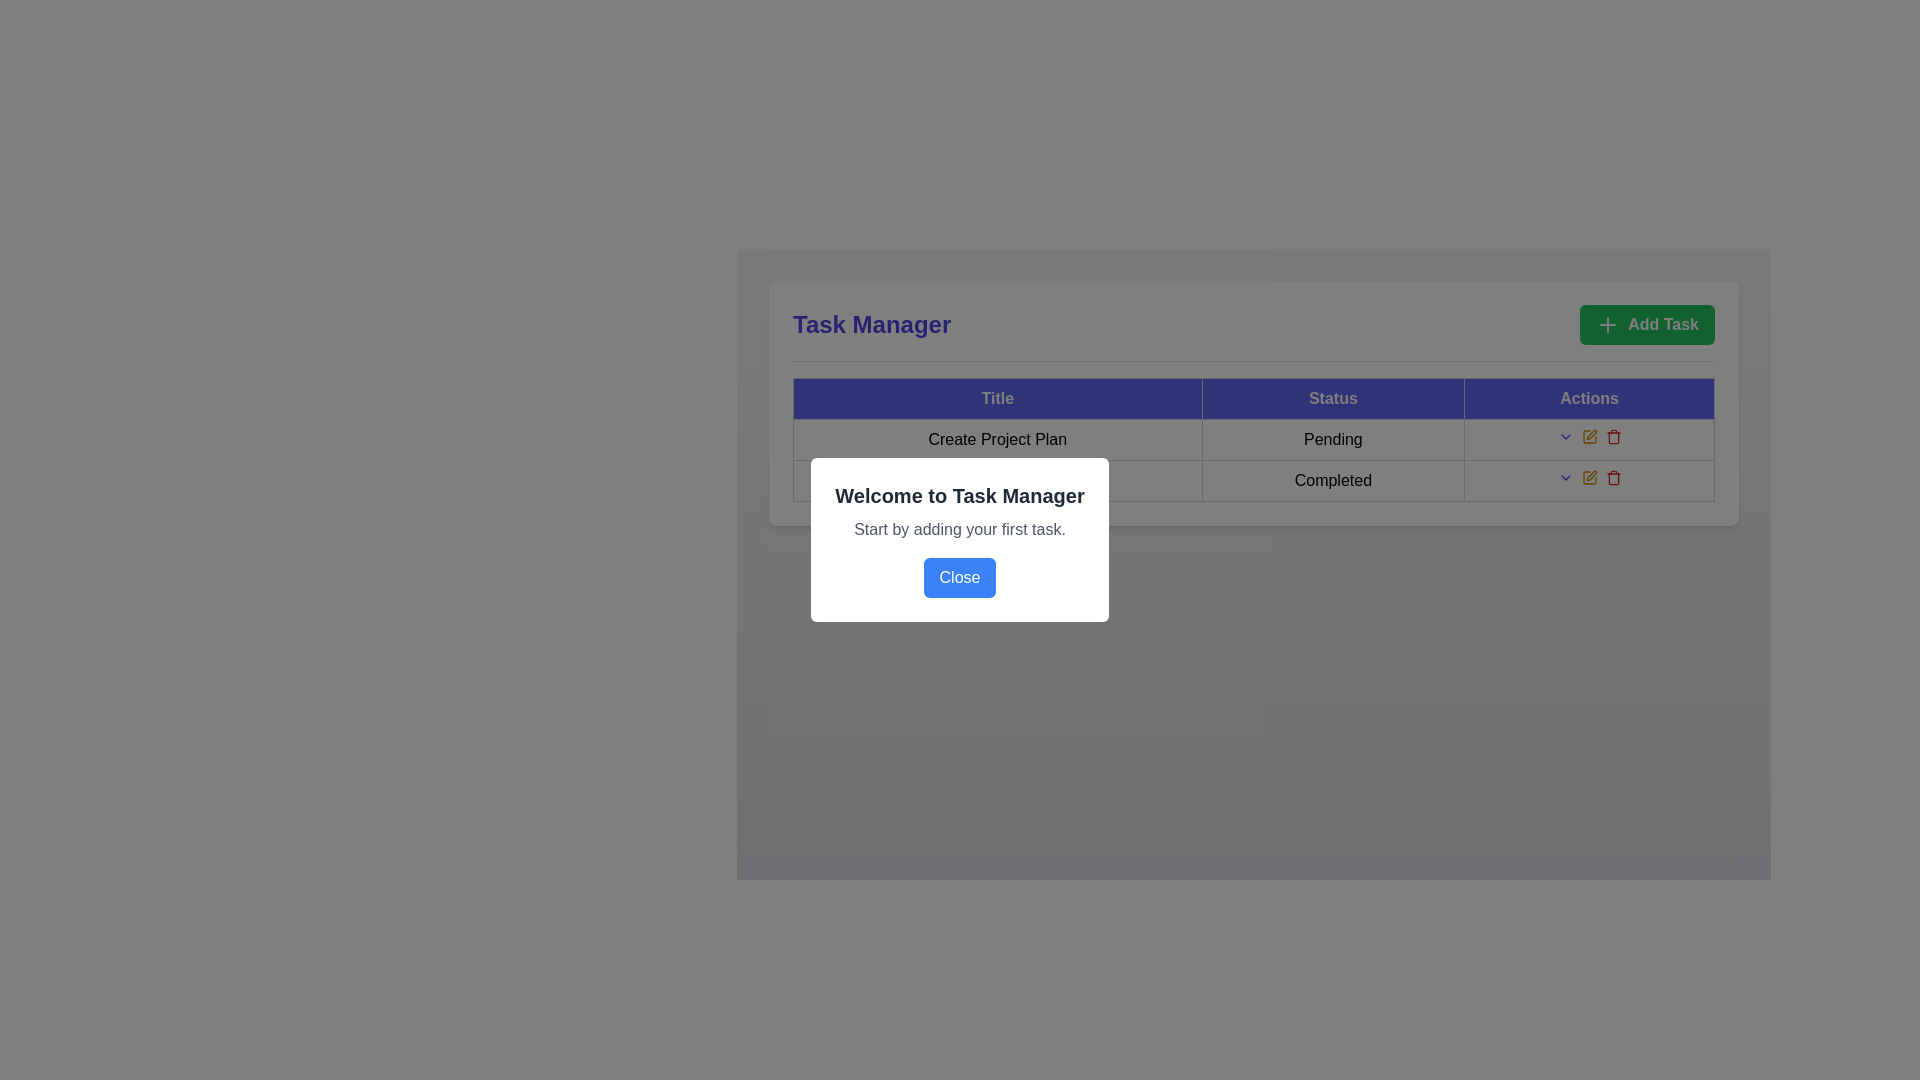 Image resolution: width=1920 pixels, height=1080 pixels. What do you see at coordinates (872, 323) in the screenshot?
I see `the 'Task Manager' title text label located in the top-left corner of the header bar, adjacent to the green 'Add Task' button` at bounding box center [872, 323].